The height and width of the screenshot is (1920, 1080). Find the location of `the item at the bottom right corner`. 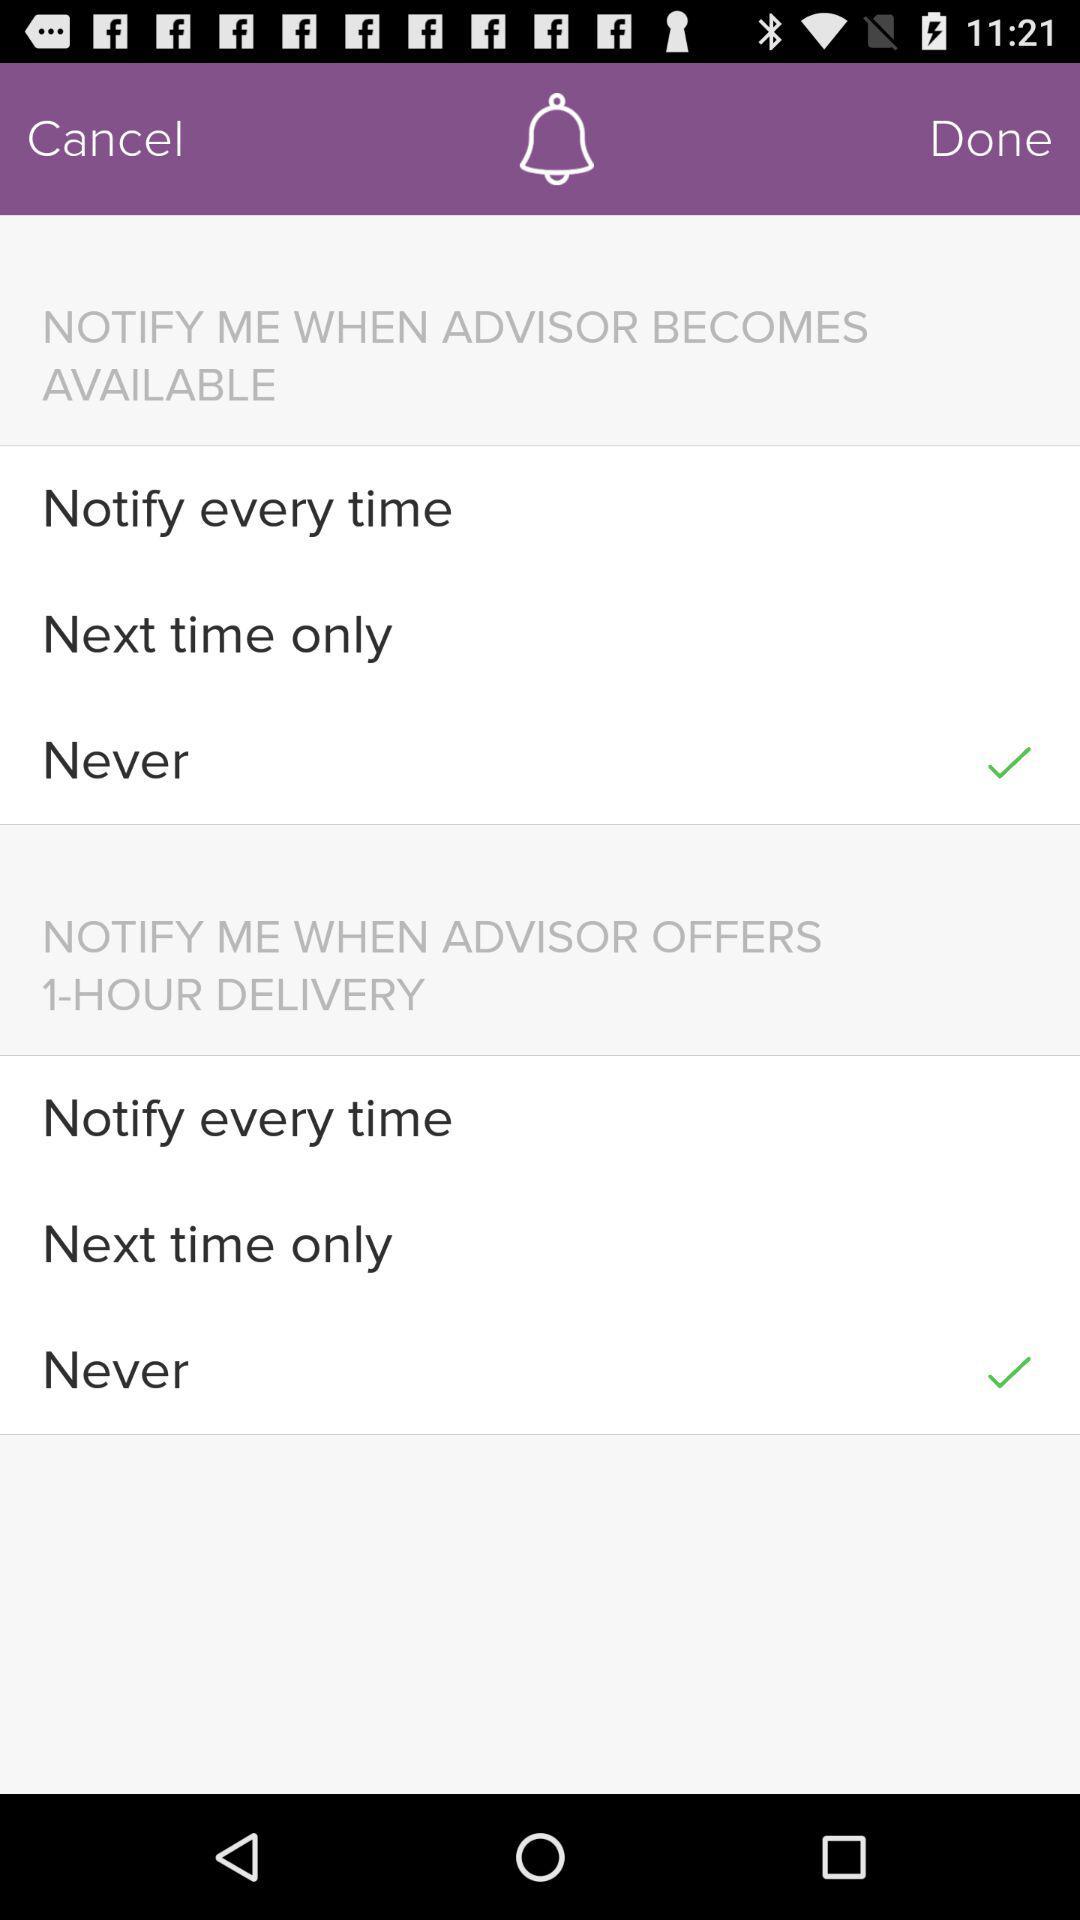

the item at the bottom right corner is located at coordinates (1009, 1369).